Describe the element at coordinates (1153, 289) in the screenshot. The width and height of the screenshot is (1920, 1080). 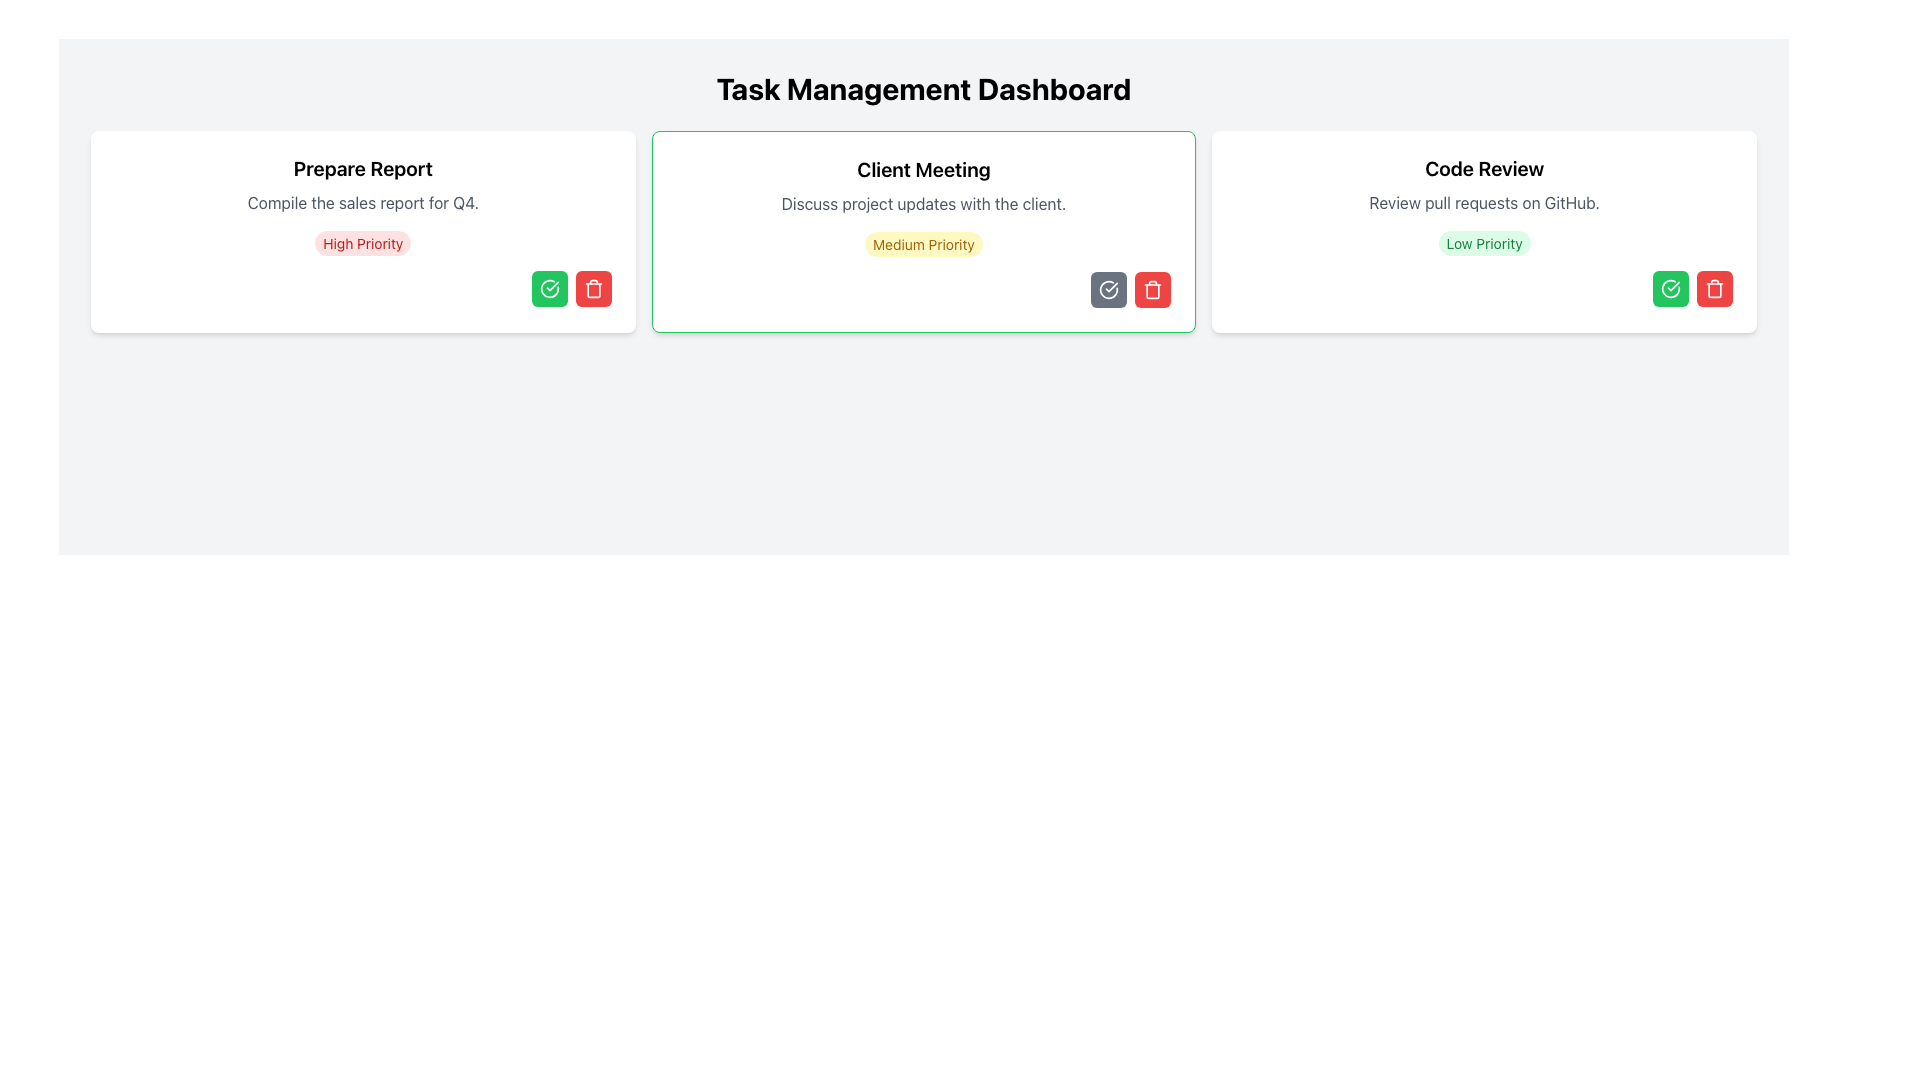
I see `the red trash can icon button located in the 'Client Meeting' task card` at that location.